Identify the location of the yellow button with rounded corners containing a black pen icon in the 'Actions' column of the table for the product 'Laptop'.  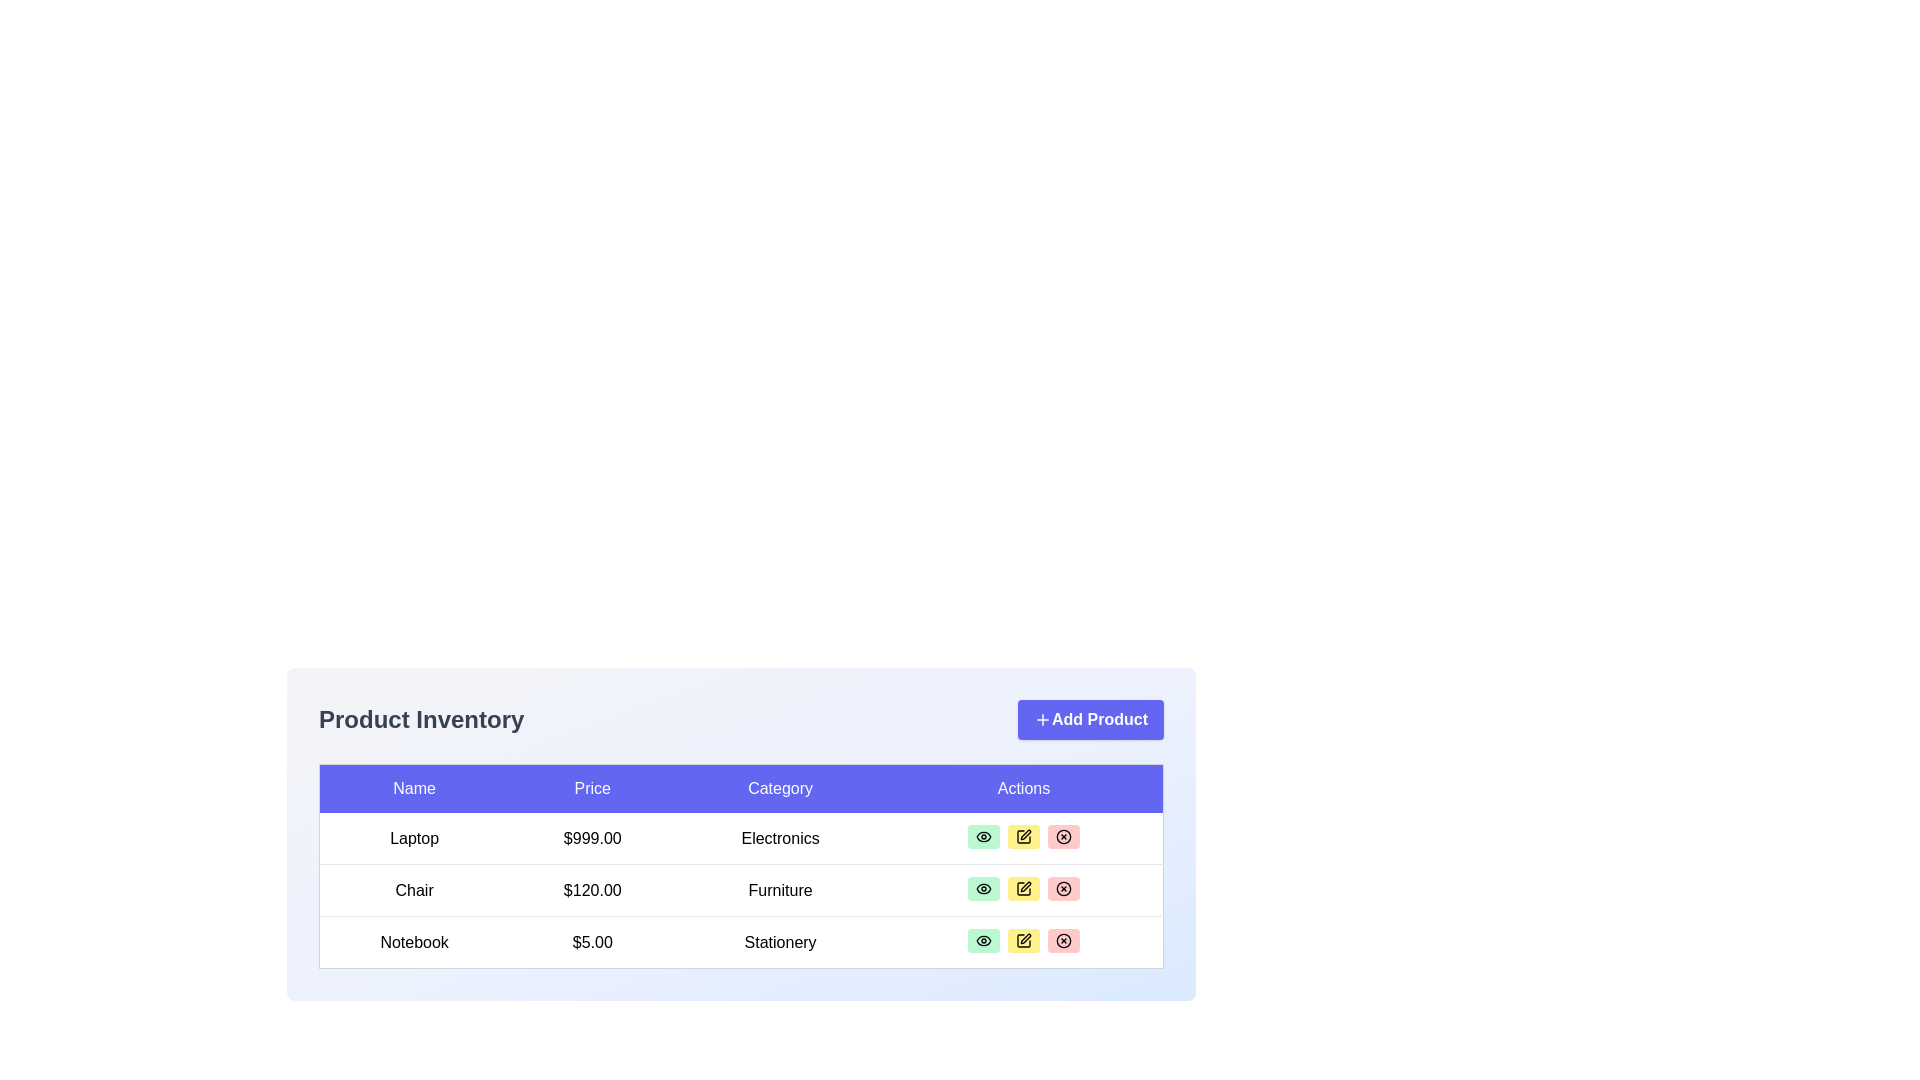
(1023, 837).